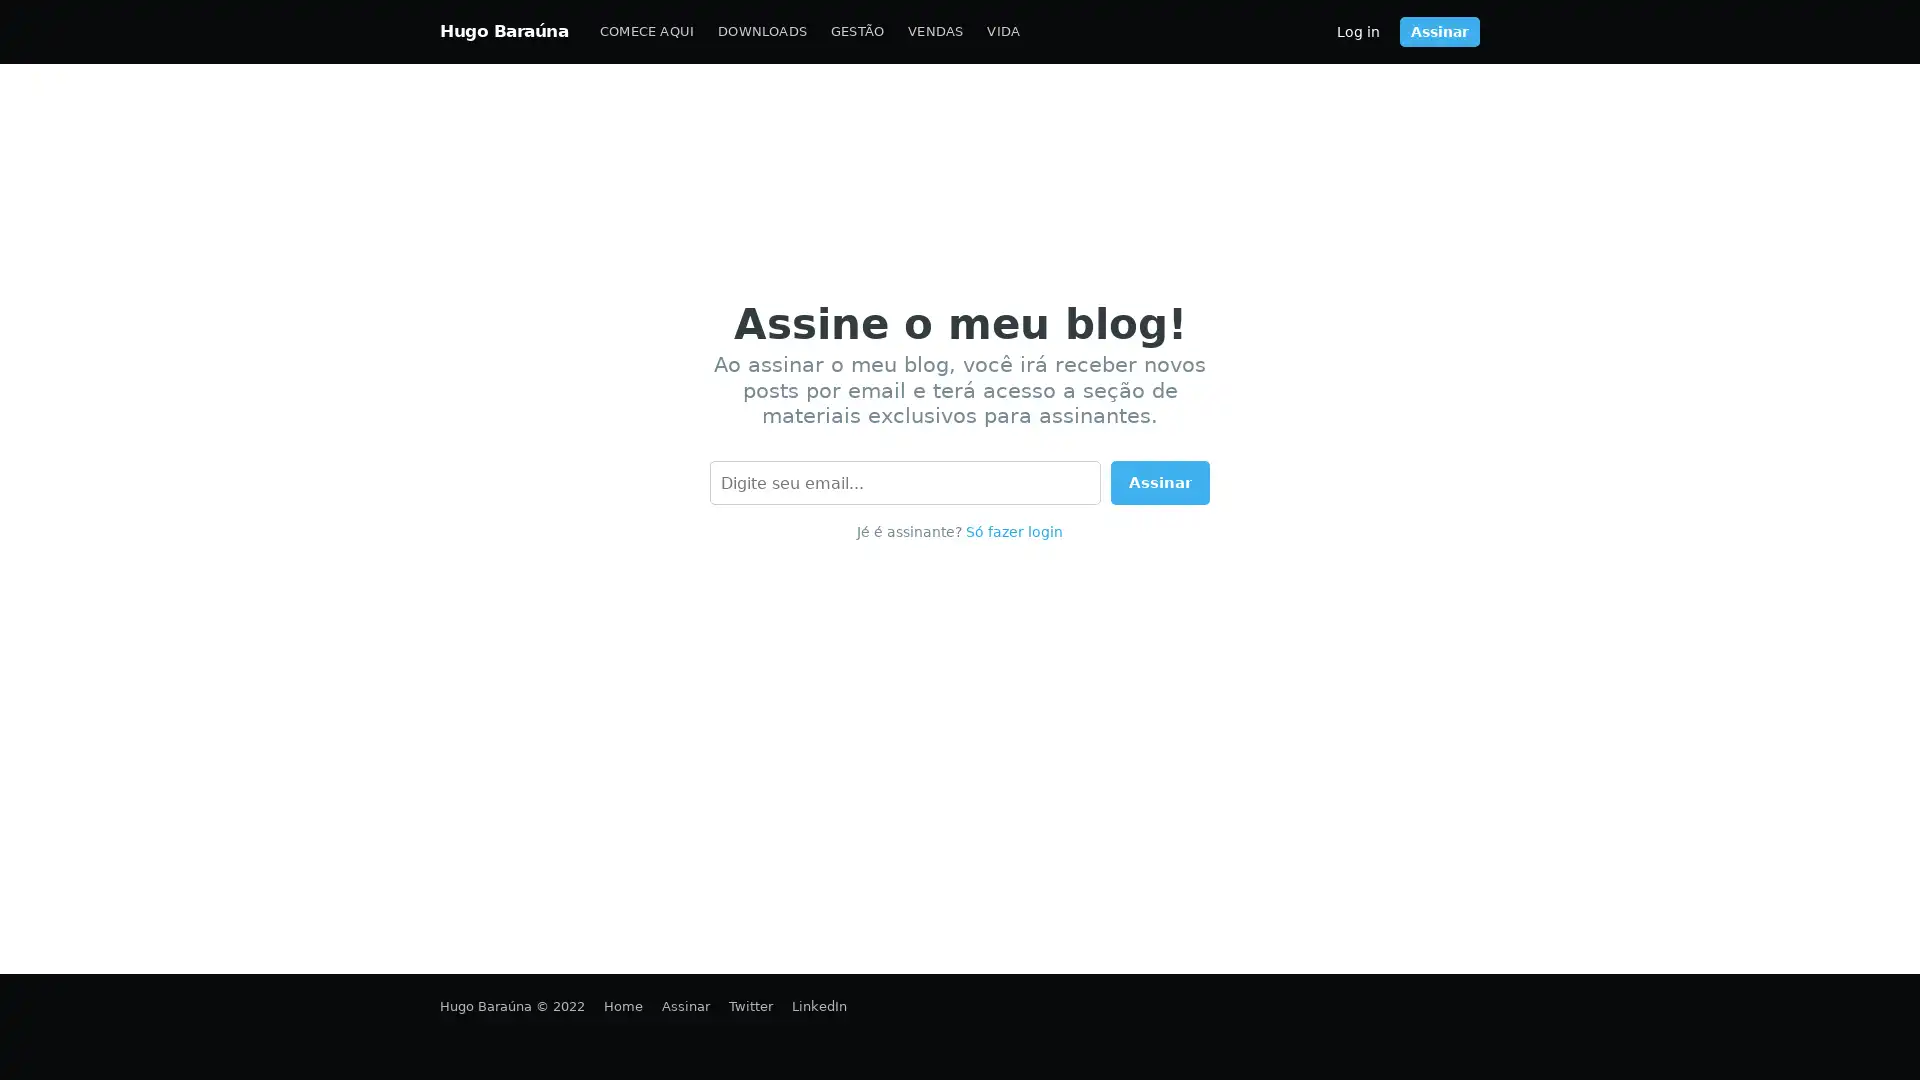 The height and width of the screenshot is (1080, 1920). What do you see at coordinates (1160, 482) in the screenshot?
I see `Assinar` at bounding box center [1160, 482].